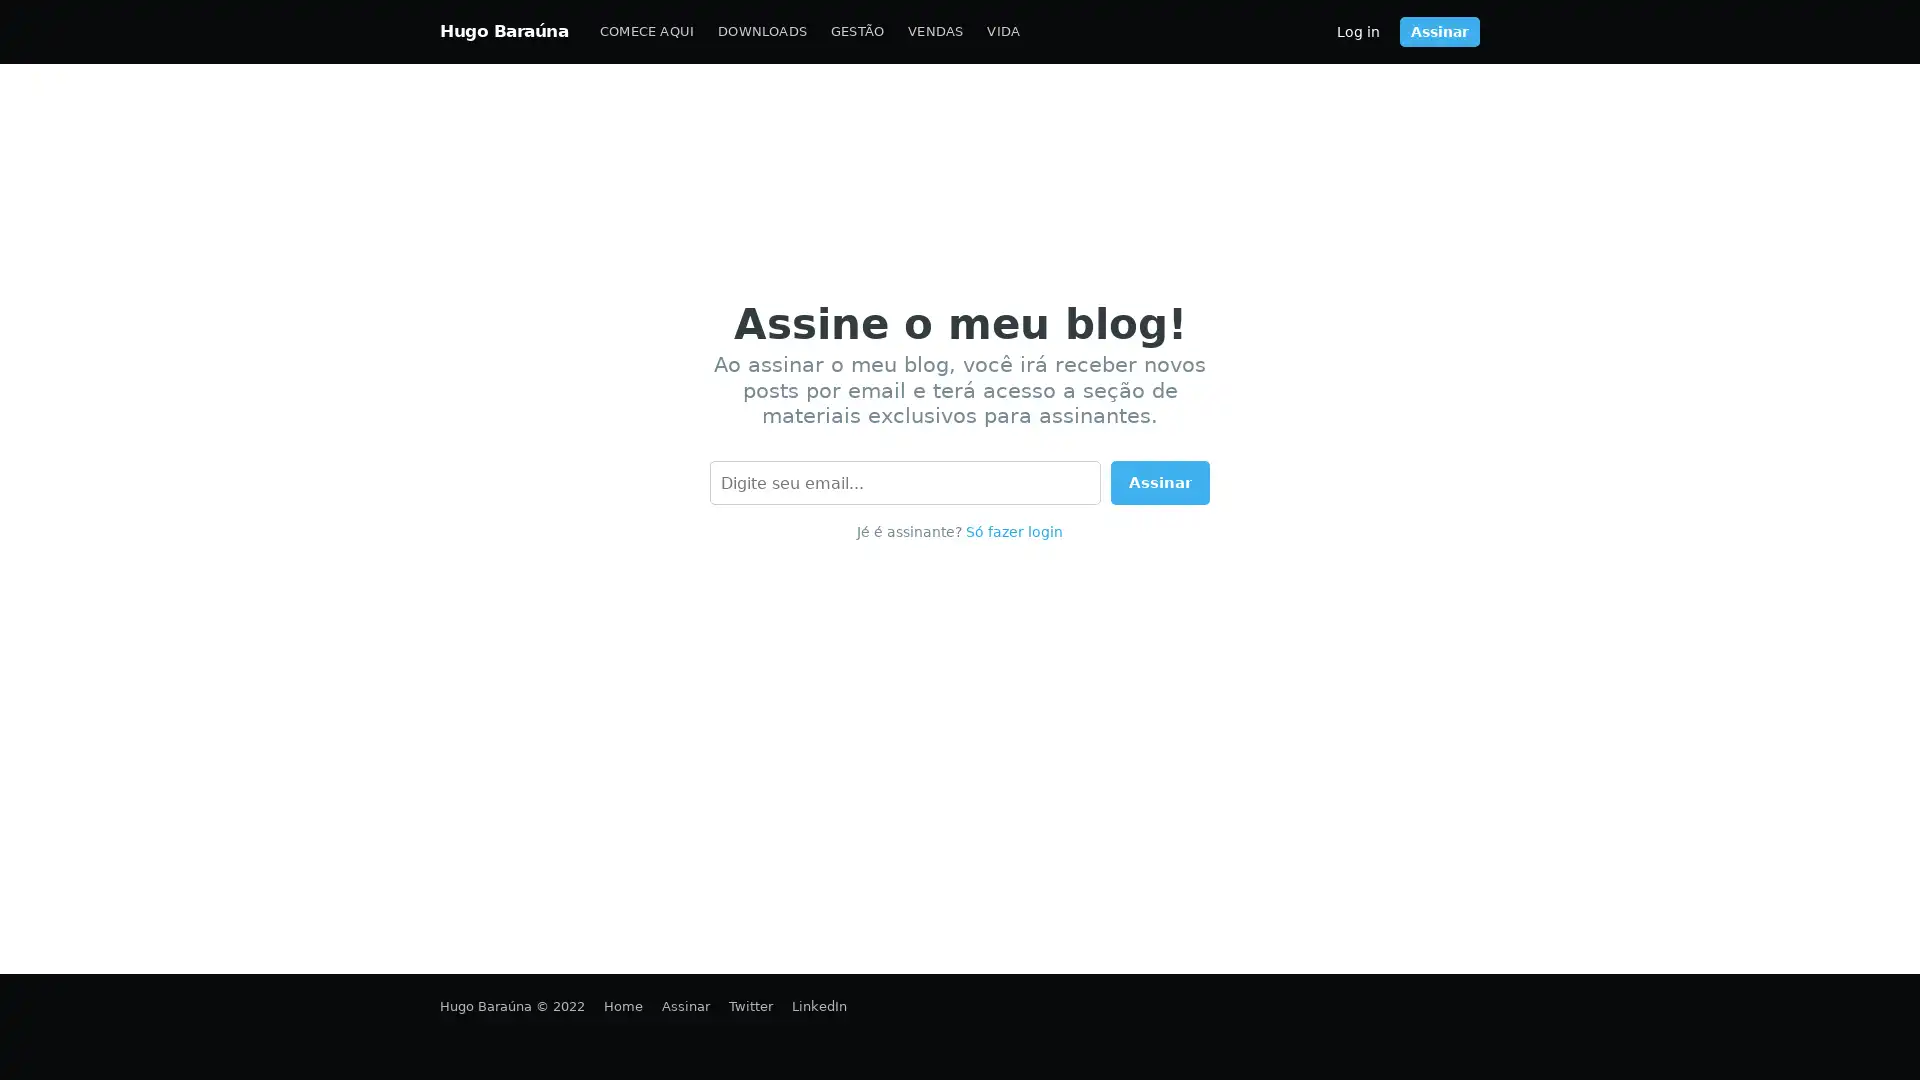 The height and width of the screenshot is (1080, 1920). What do you see at coordinates (1160, 482) in the screenshot?
I see `Assinar` at bounding box center [1160, 482].